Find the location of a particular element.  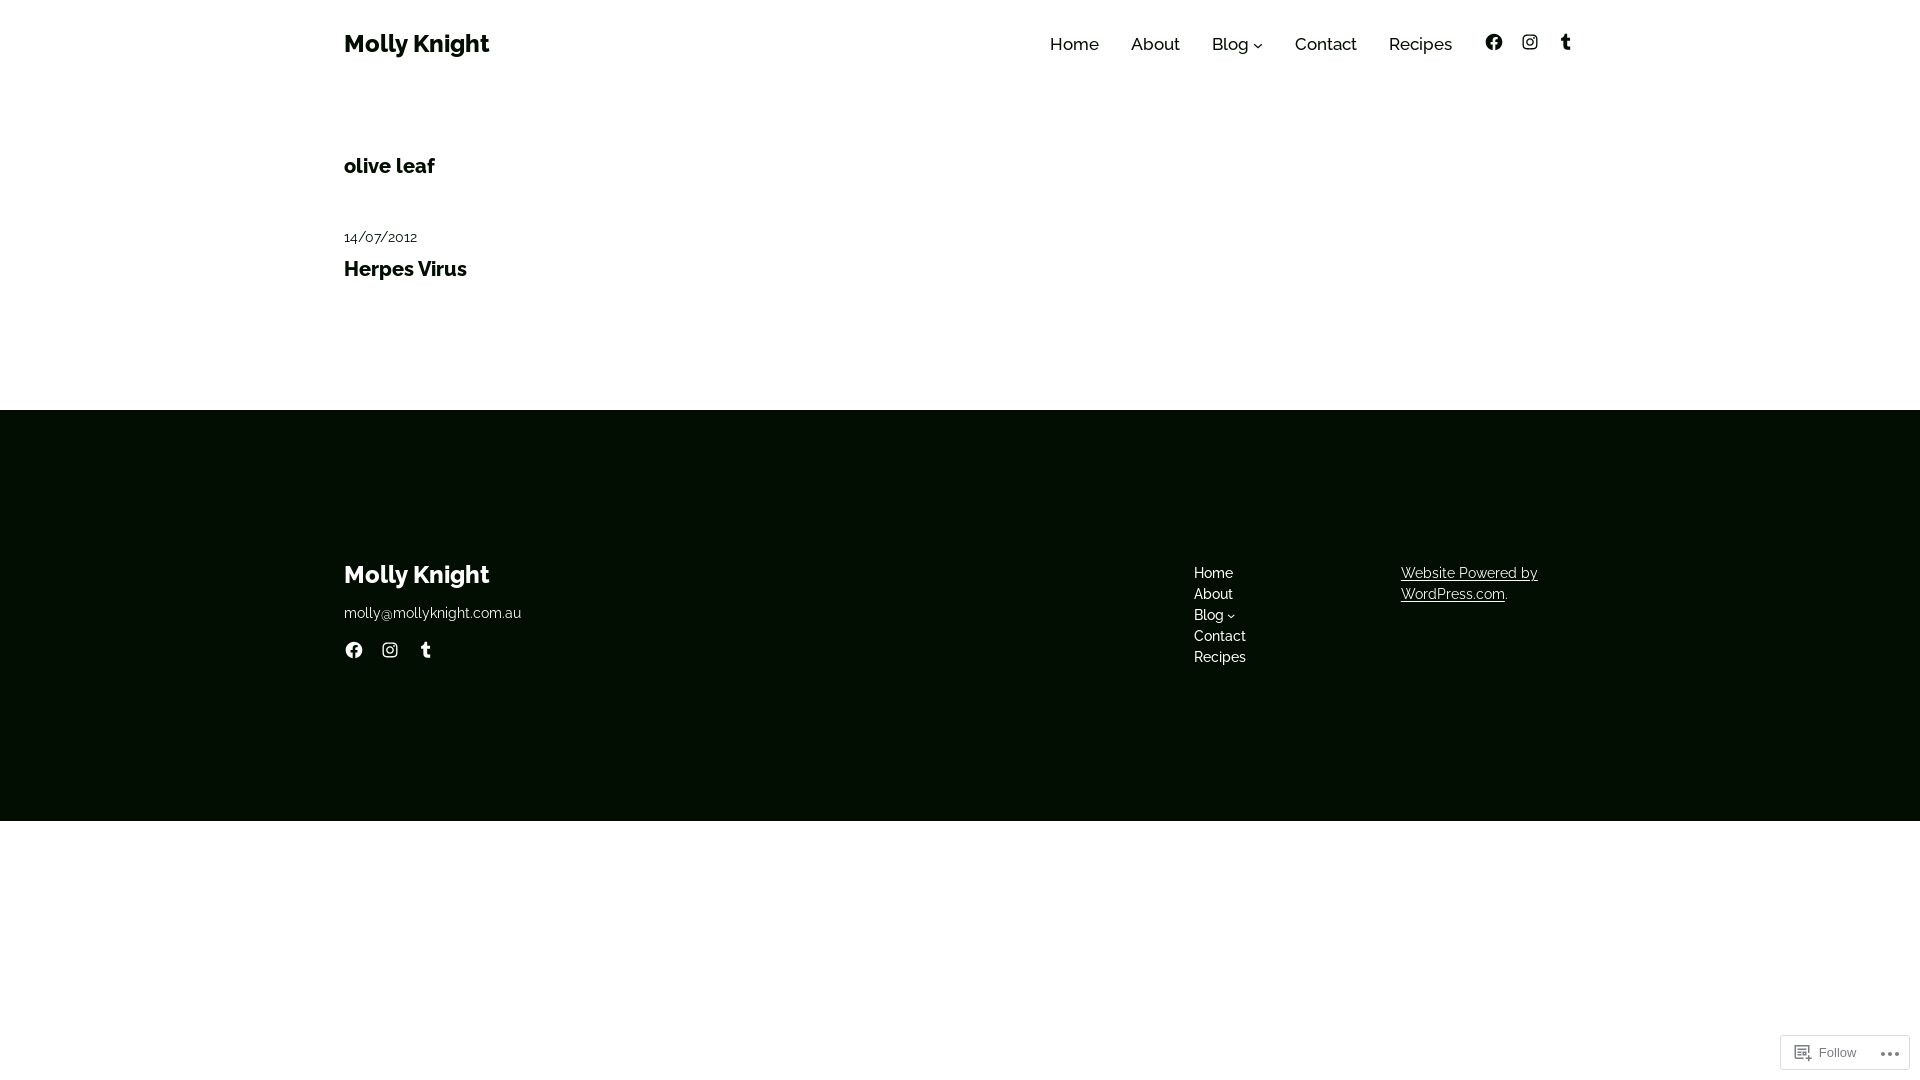

'Website Powered by WordPress.com' is located at coordinates (1469, 583).